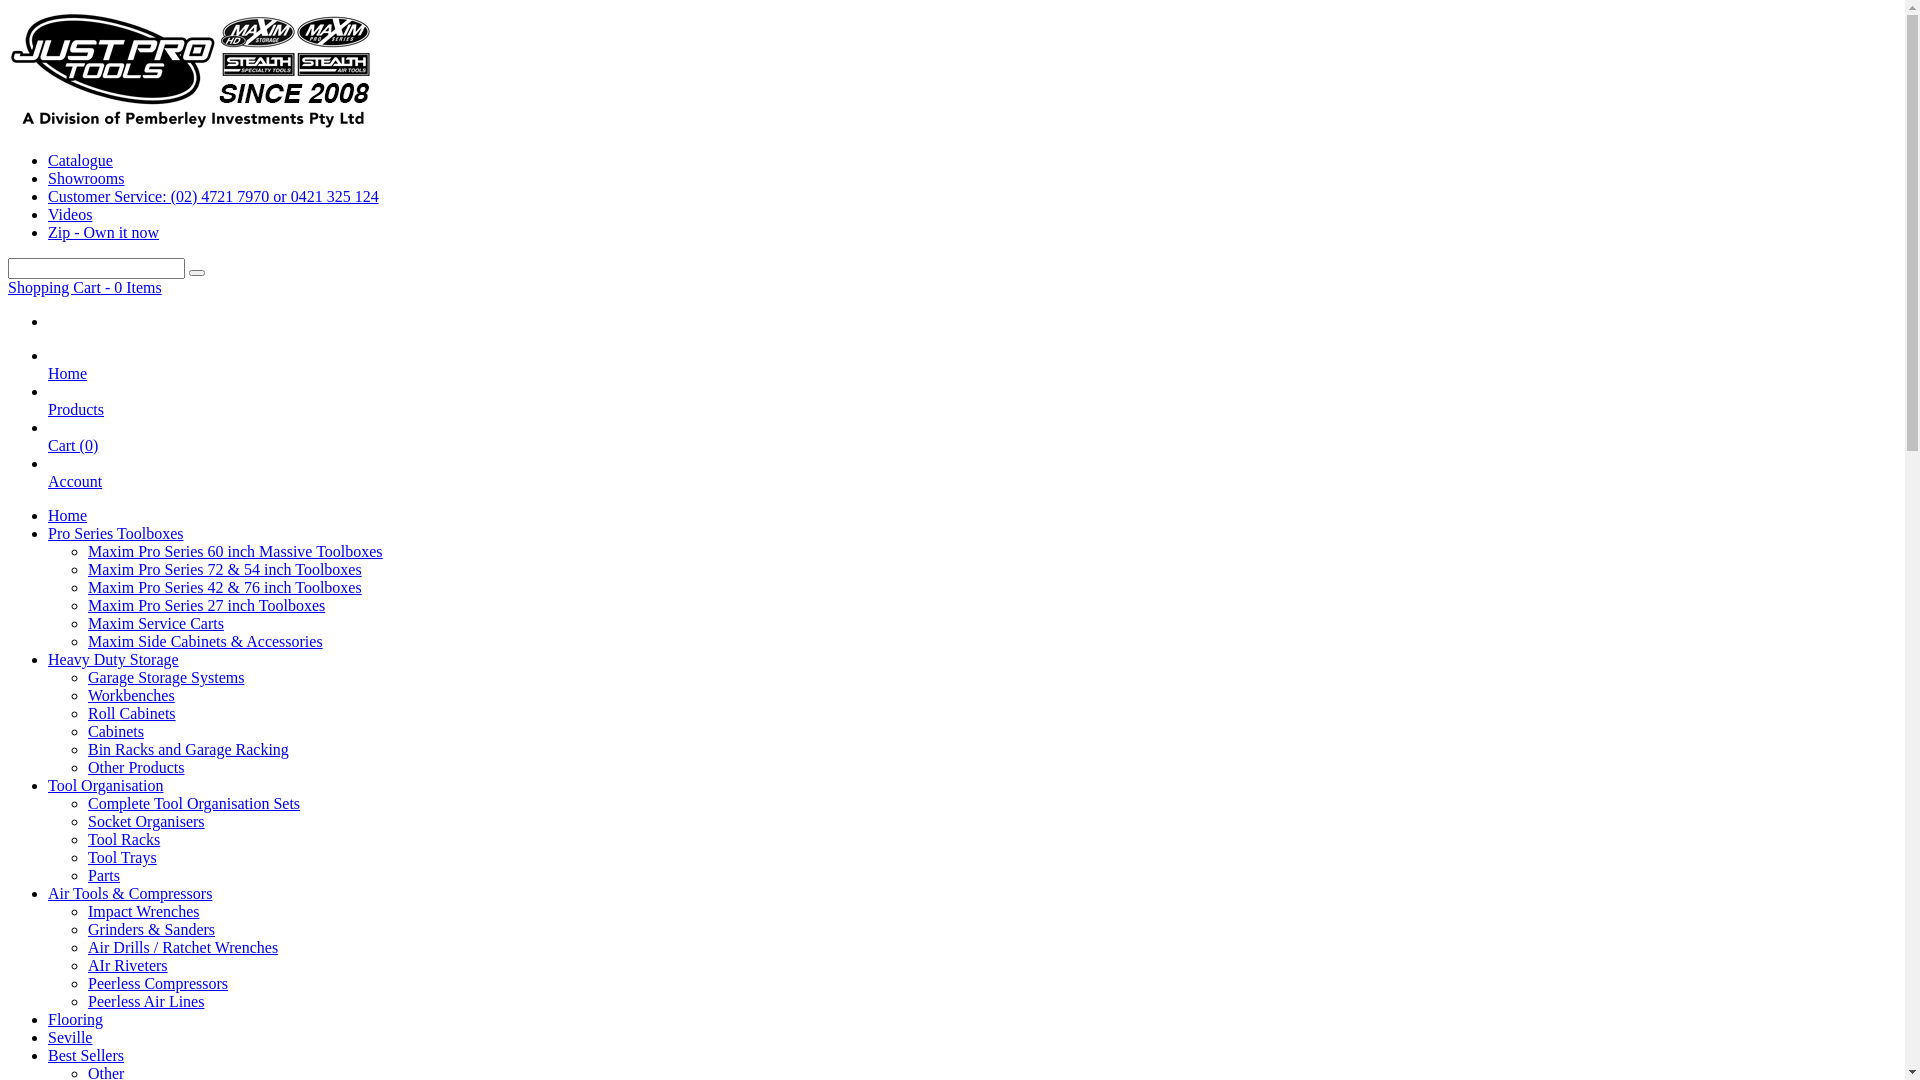 Image resolution: width=1920 pixels, height=1080 pixels. Describe the element at coordinates (130, 712) in the screenshot. I see `'Roll Cabinets'` at that location.